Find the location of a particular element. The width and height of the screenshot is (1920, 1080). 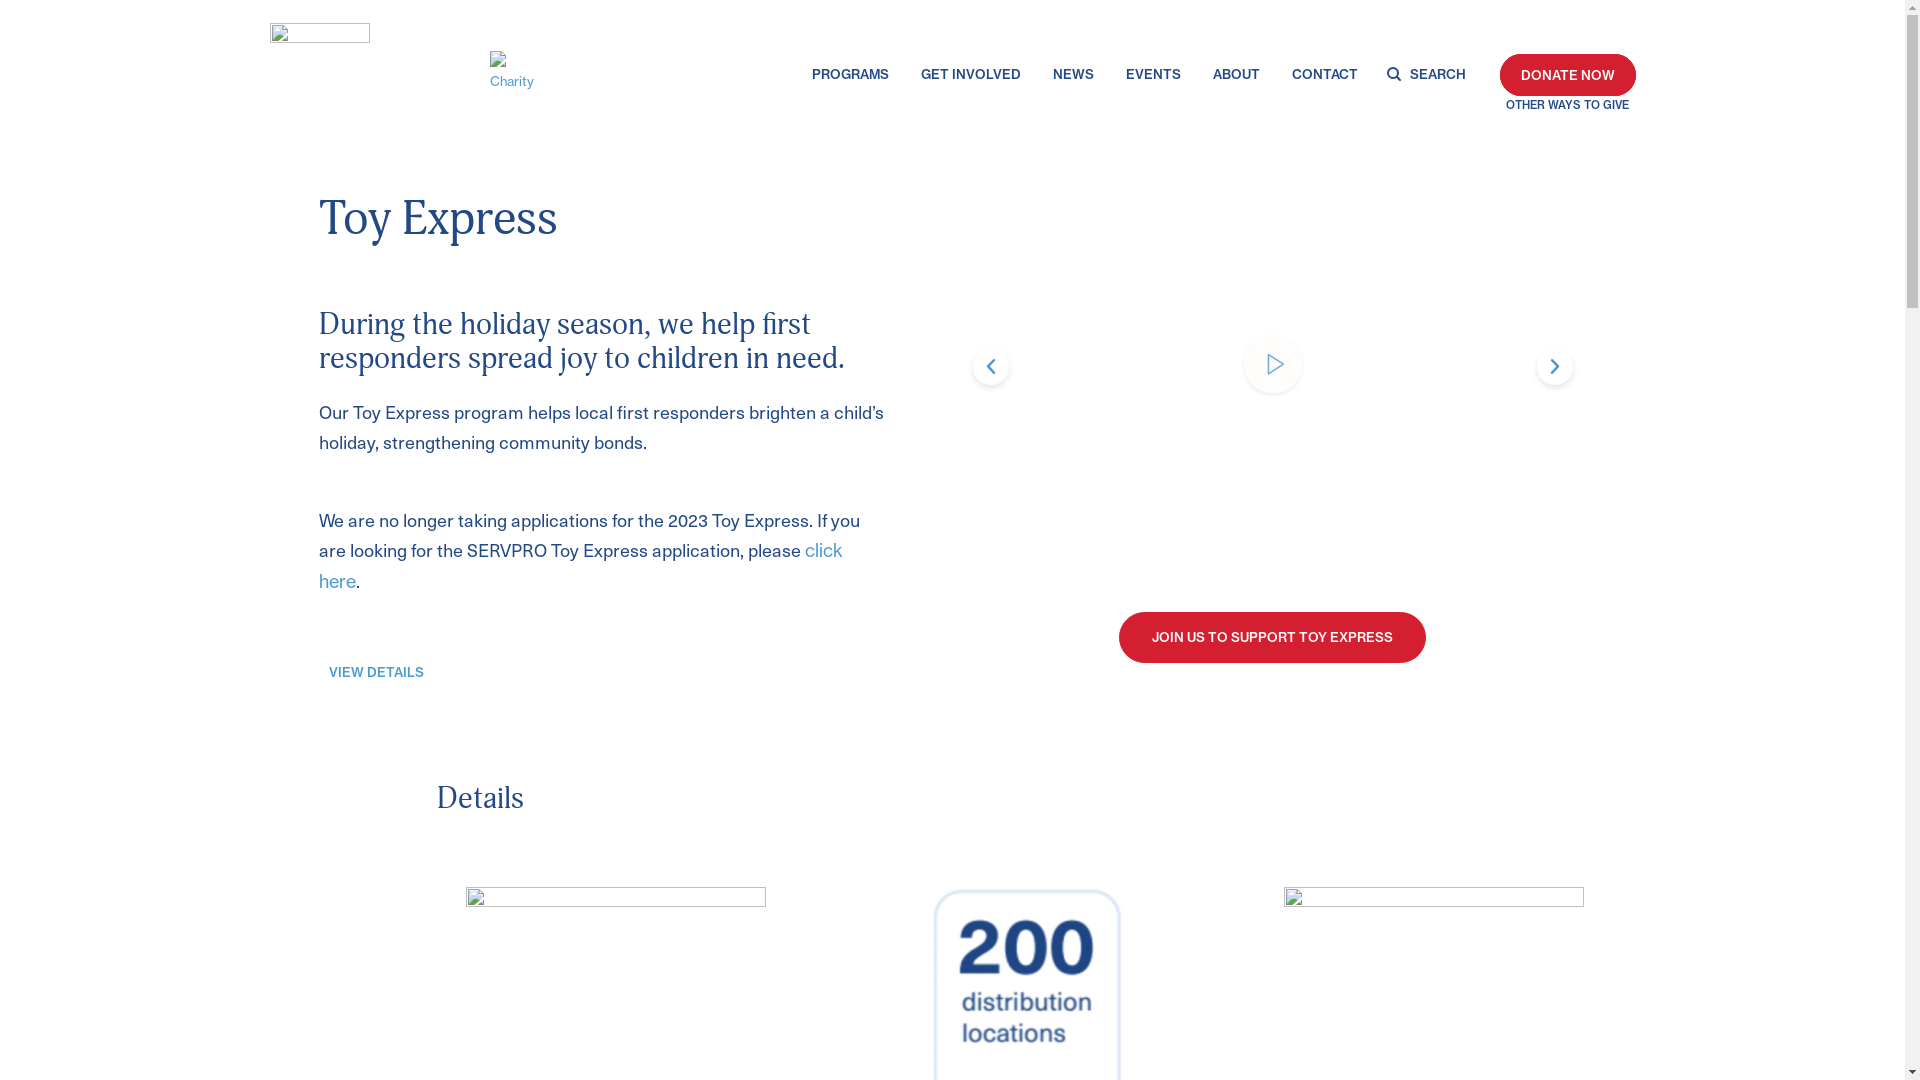

'NEWS' is located at coordinates (1072, 77).